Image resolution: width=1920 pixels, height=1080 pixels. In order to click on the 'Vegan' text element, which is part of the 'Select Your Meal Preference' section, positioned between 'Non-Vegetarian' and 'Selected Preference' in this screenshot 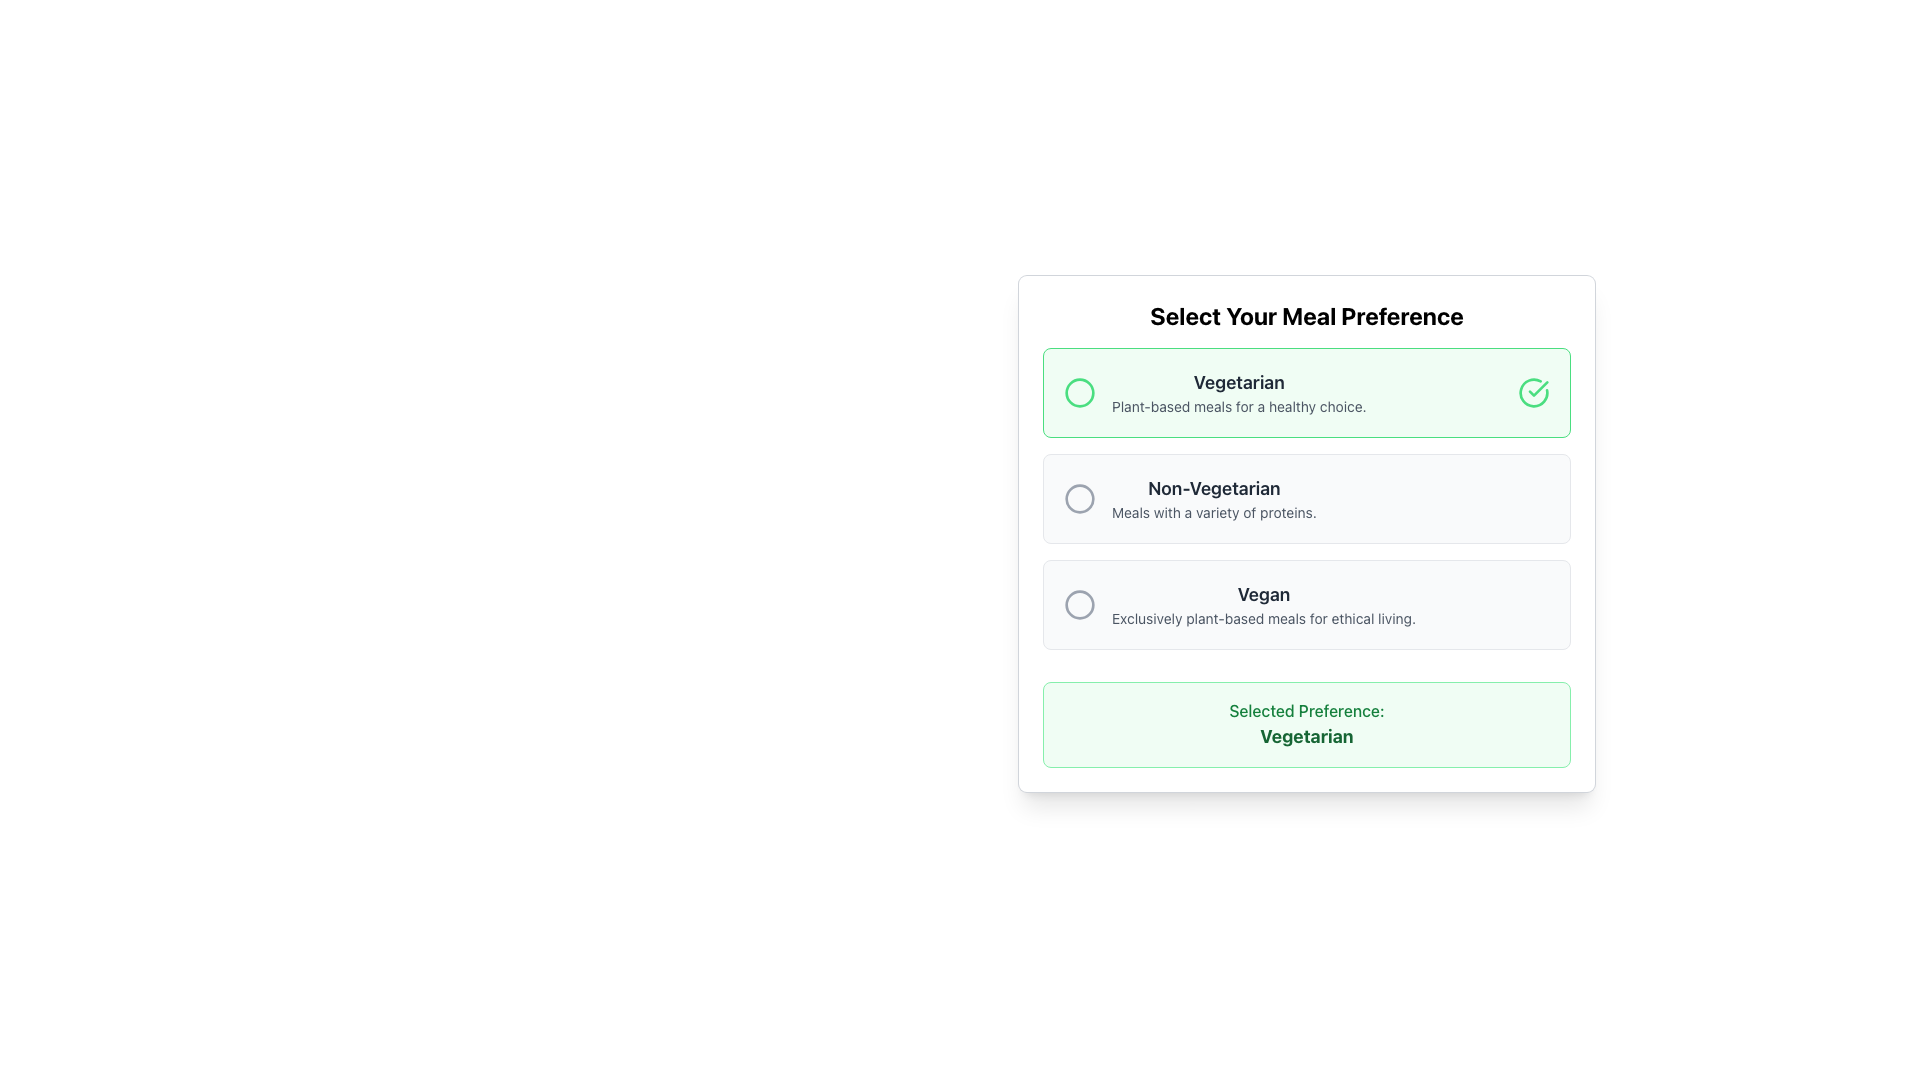, I will do `click(1262, 604)`.